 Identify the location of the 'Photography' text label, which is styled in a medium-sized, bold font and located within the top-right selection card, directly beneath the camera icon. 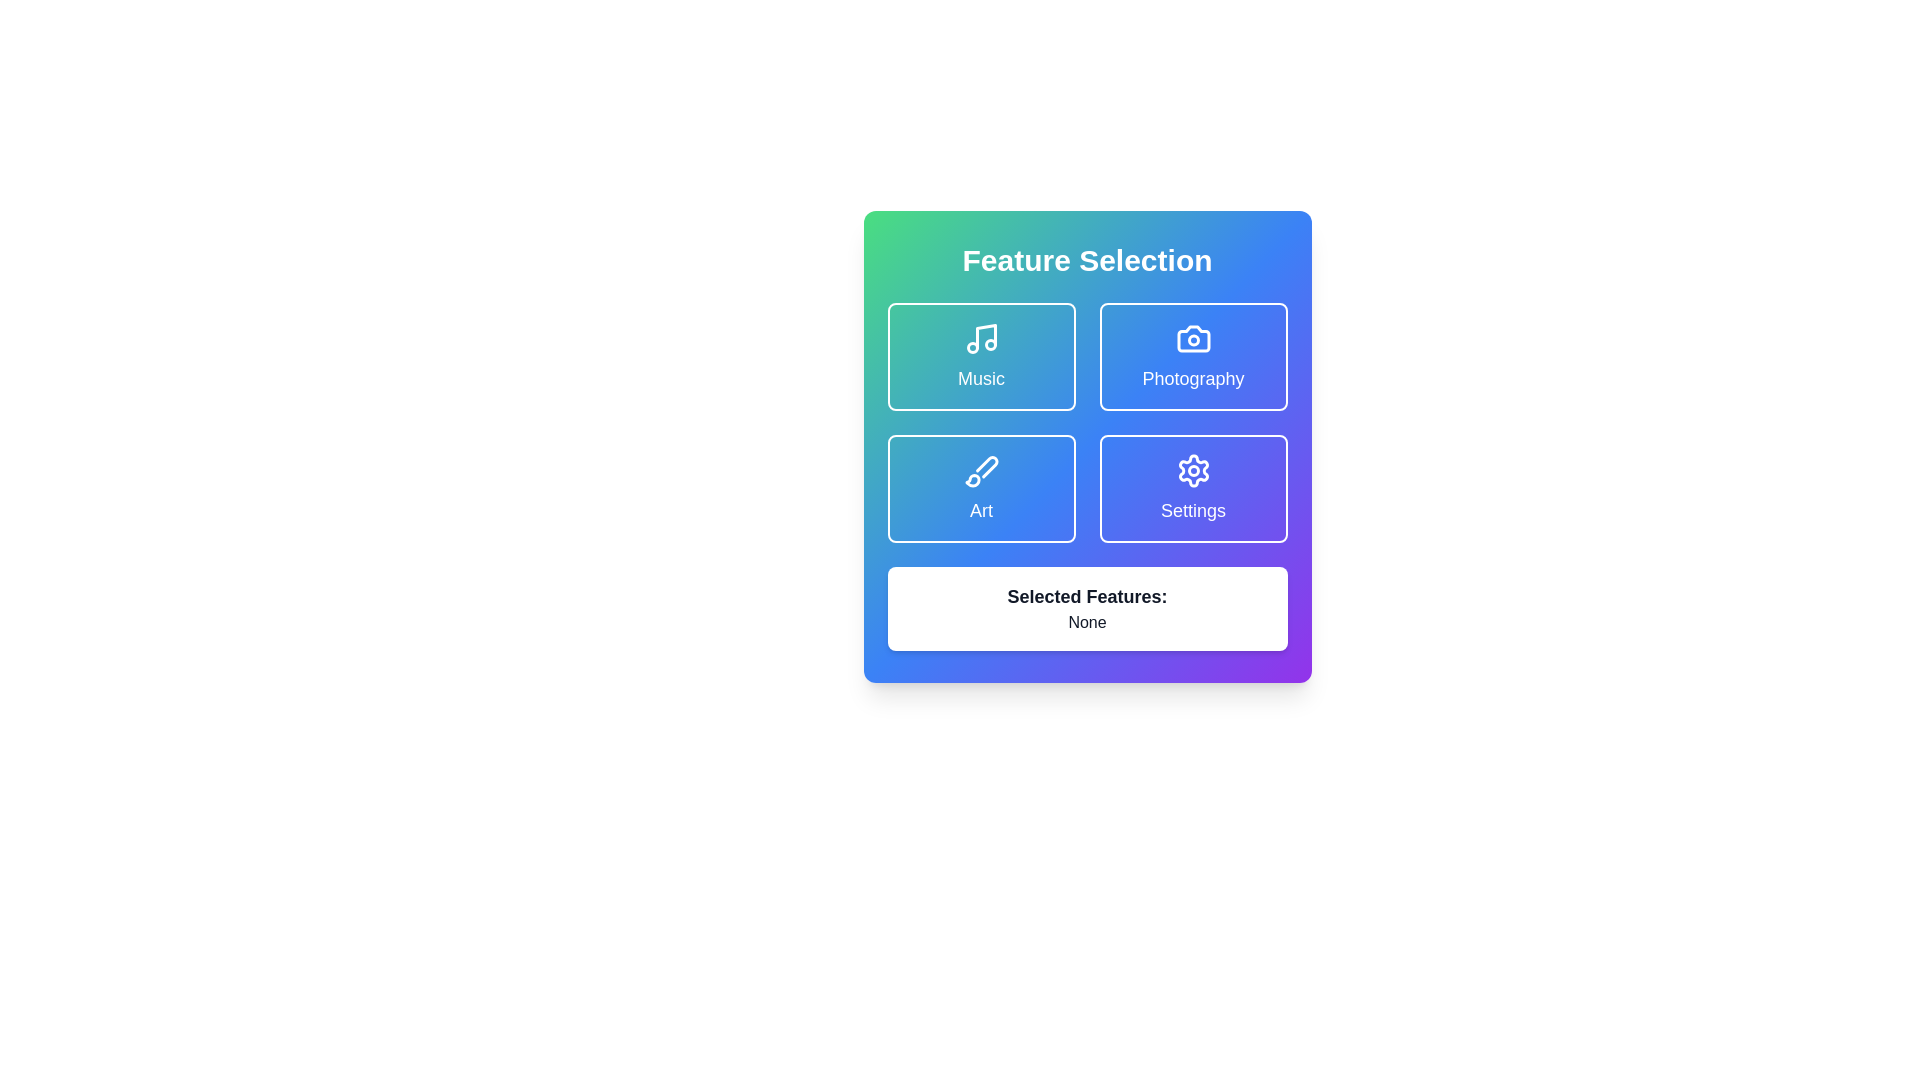
(1193, 378).